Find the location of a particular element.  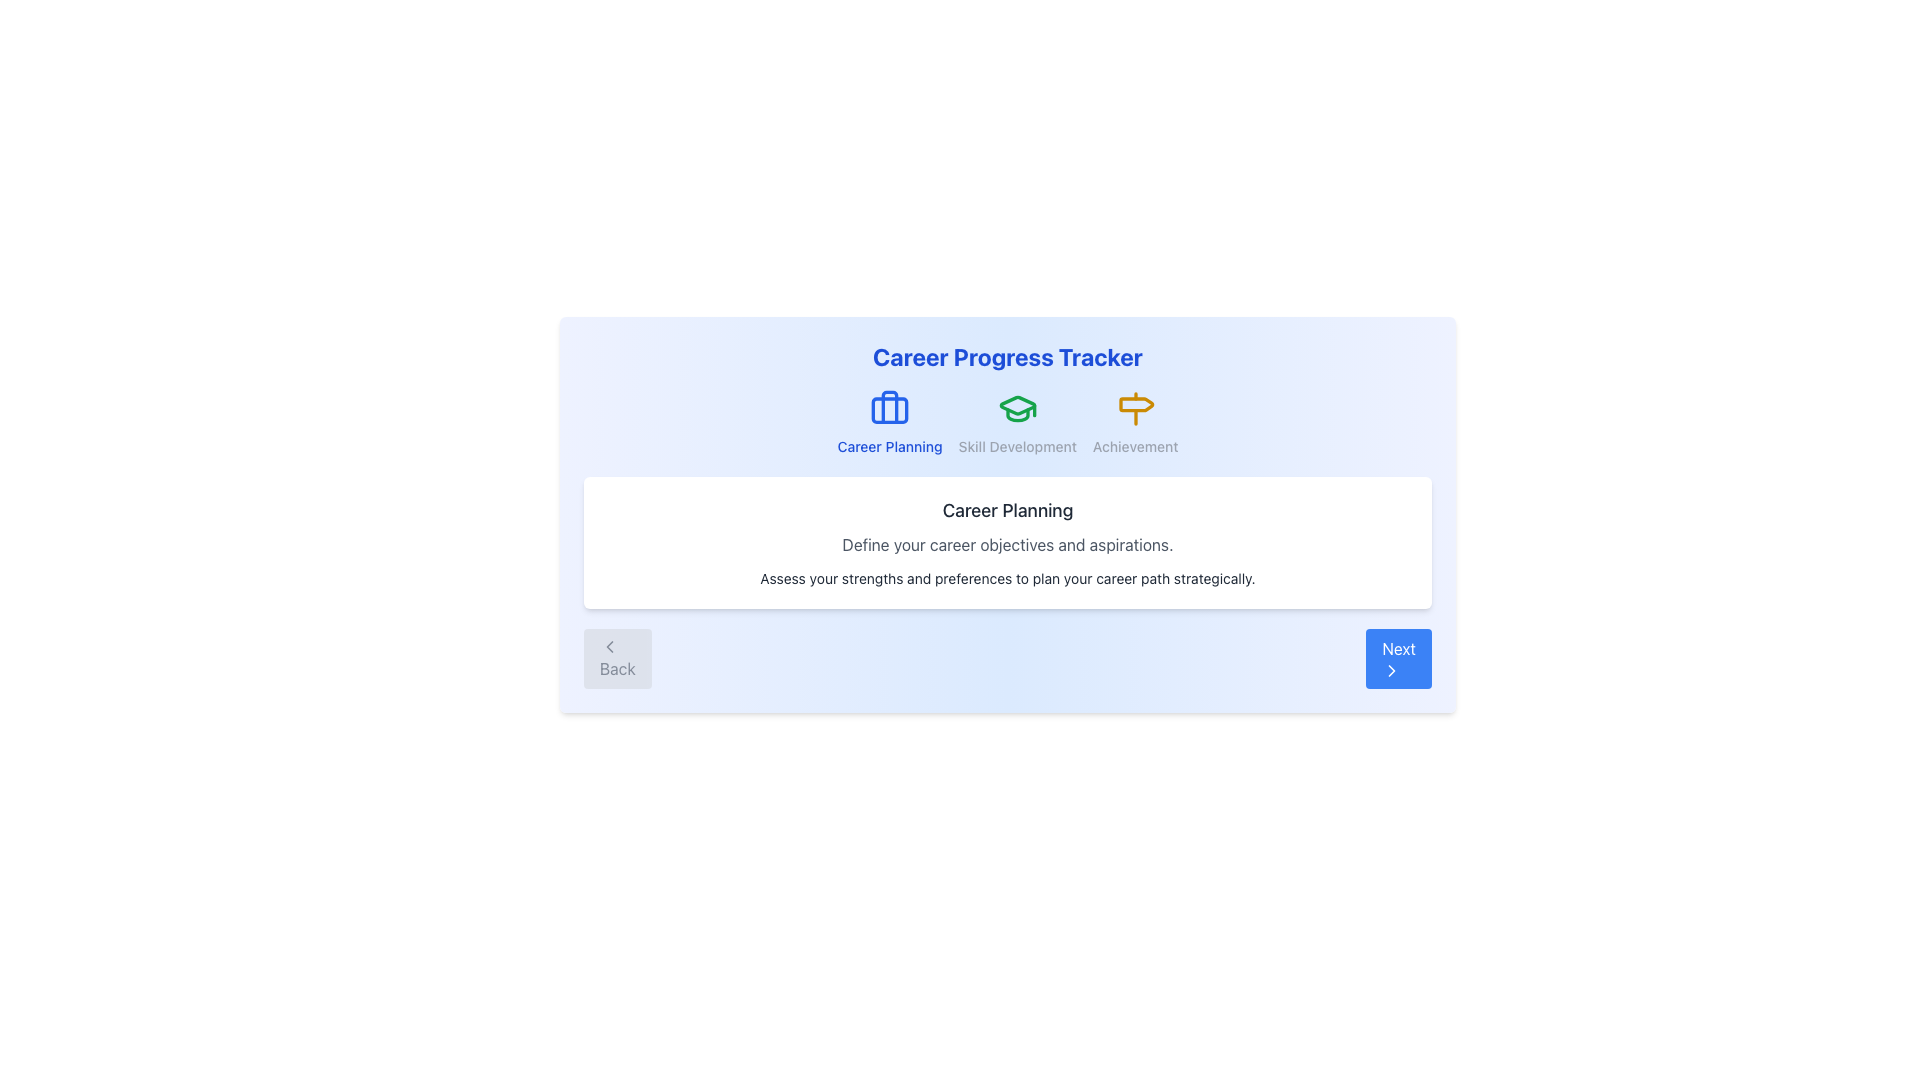

chevron icon associated with the 'Back' button located in the bottom-left corner of the card interface using developer tools is located at coordinates (608, 647).